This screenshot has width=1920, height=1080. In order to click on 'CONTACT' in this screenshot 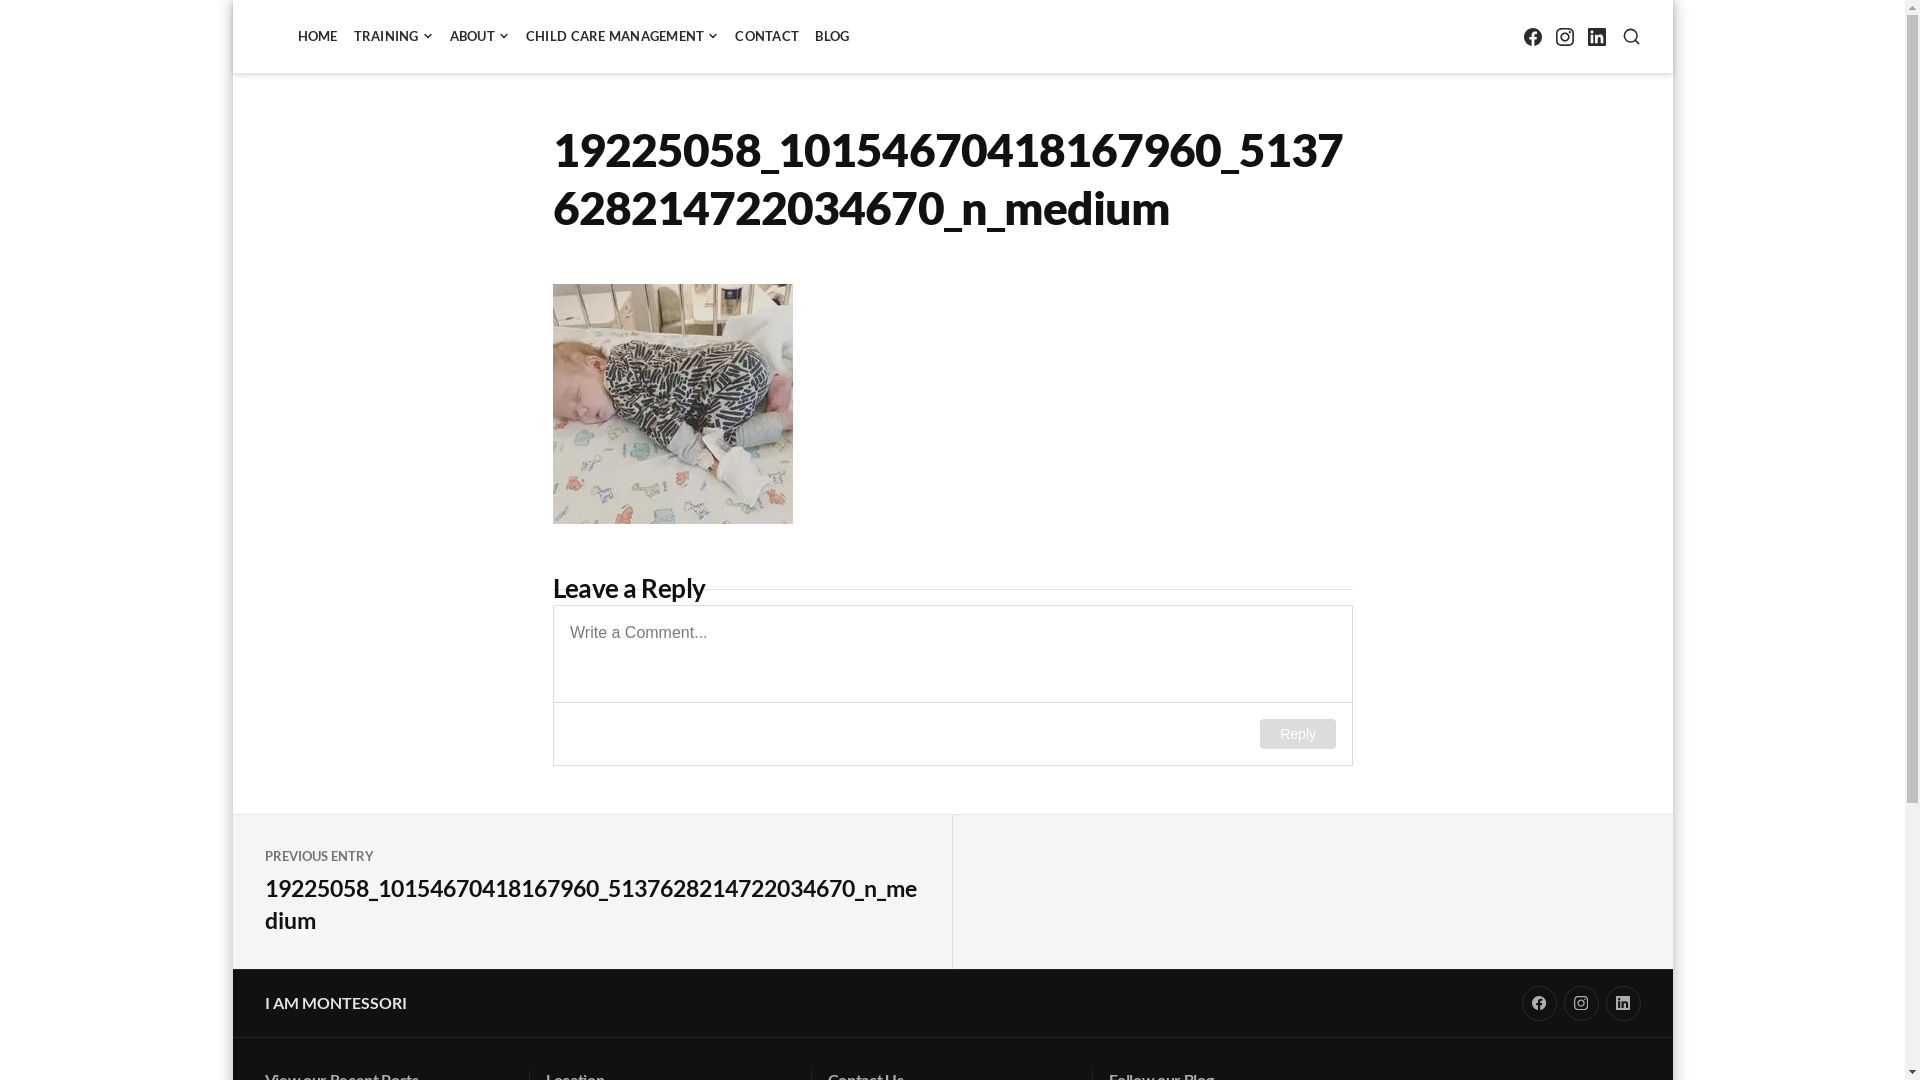, I will do `click(766, 36)`.